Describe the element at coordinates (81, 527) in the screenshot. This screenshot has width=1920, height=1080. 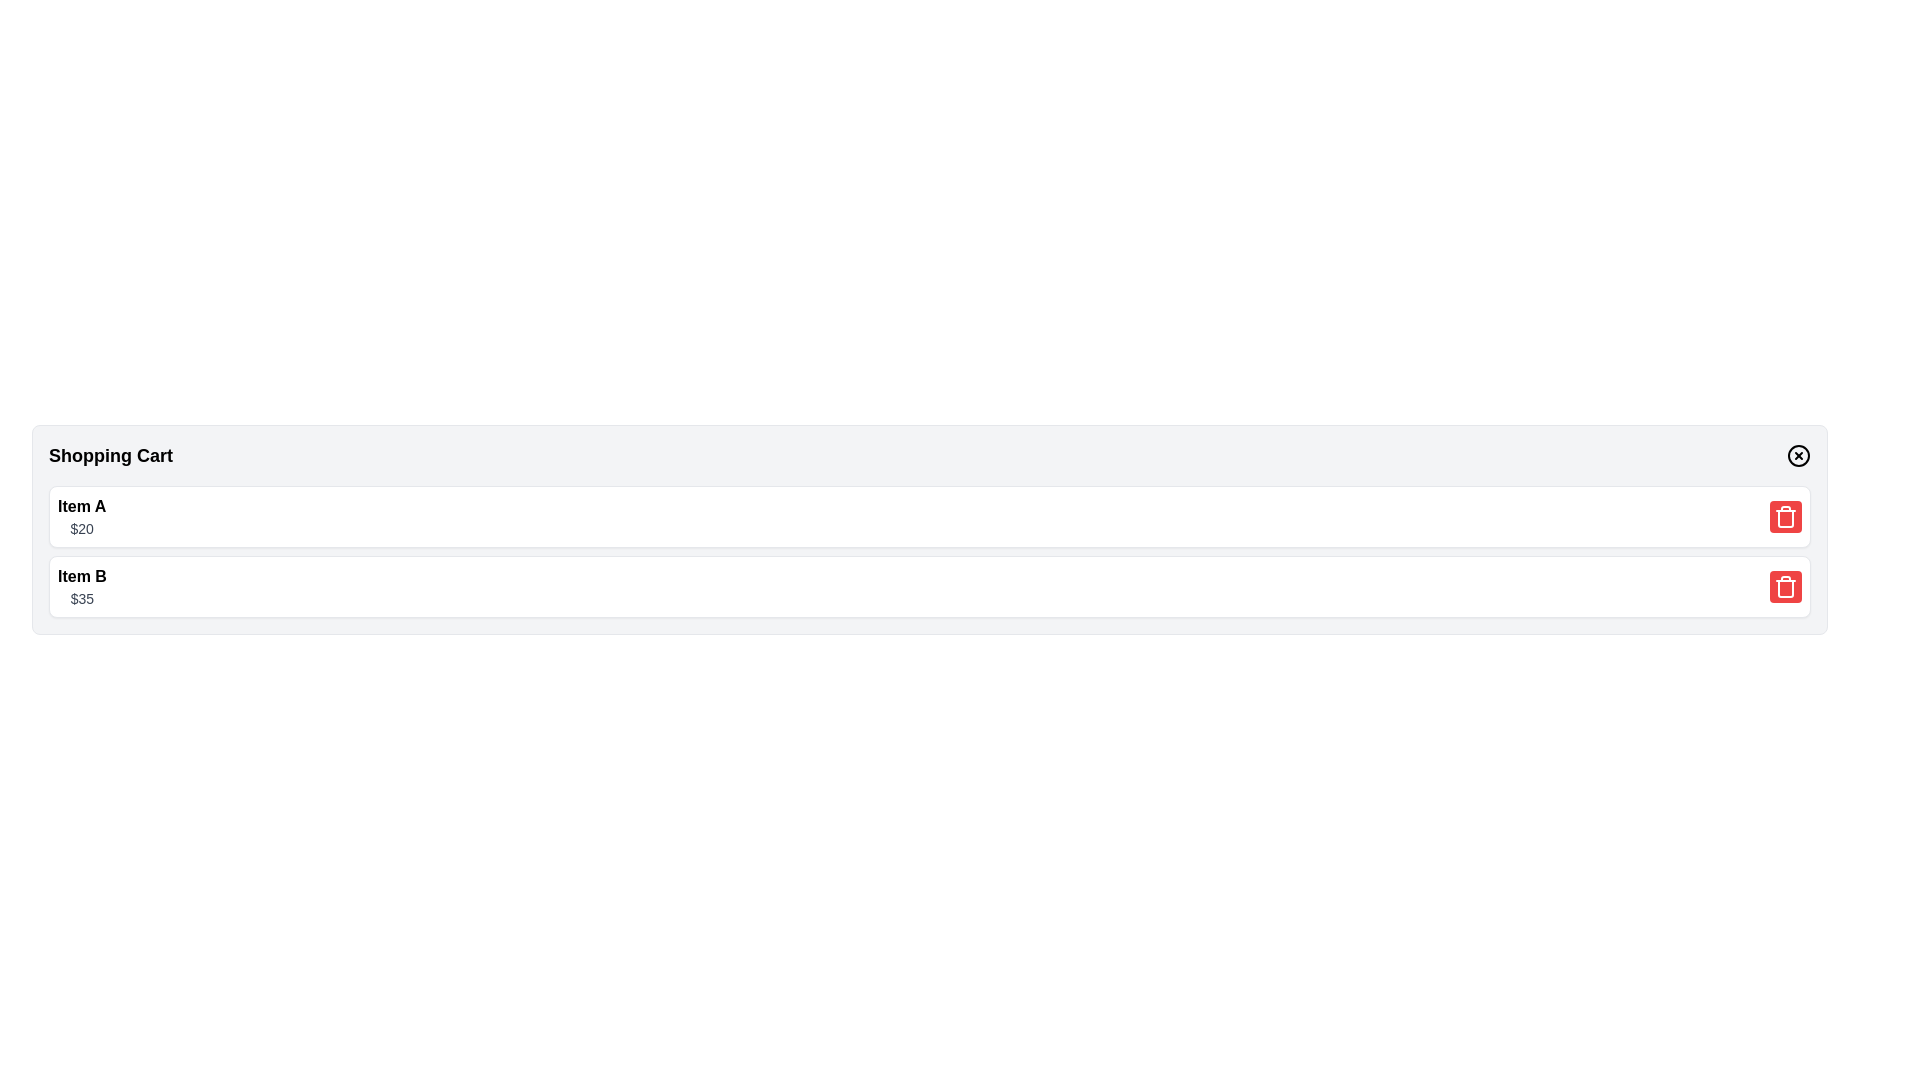
I see `text displayed in the price indicator label showing '$20', which is positioned below 'Item A' and to the left of the delete icon in the shopping cart` at that location.